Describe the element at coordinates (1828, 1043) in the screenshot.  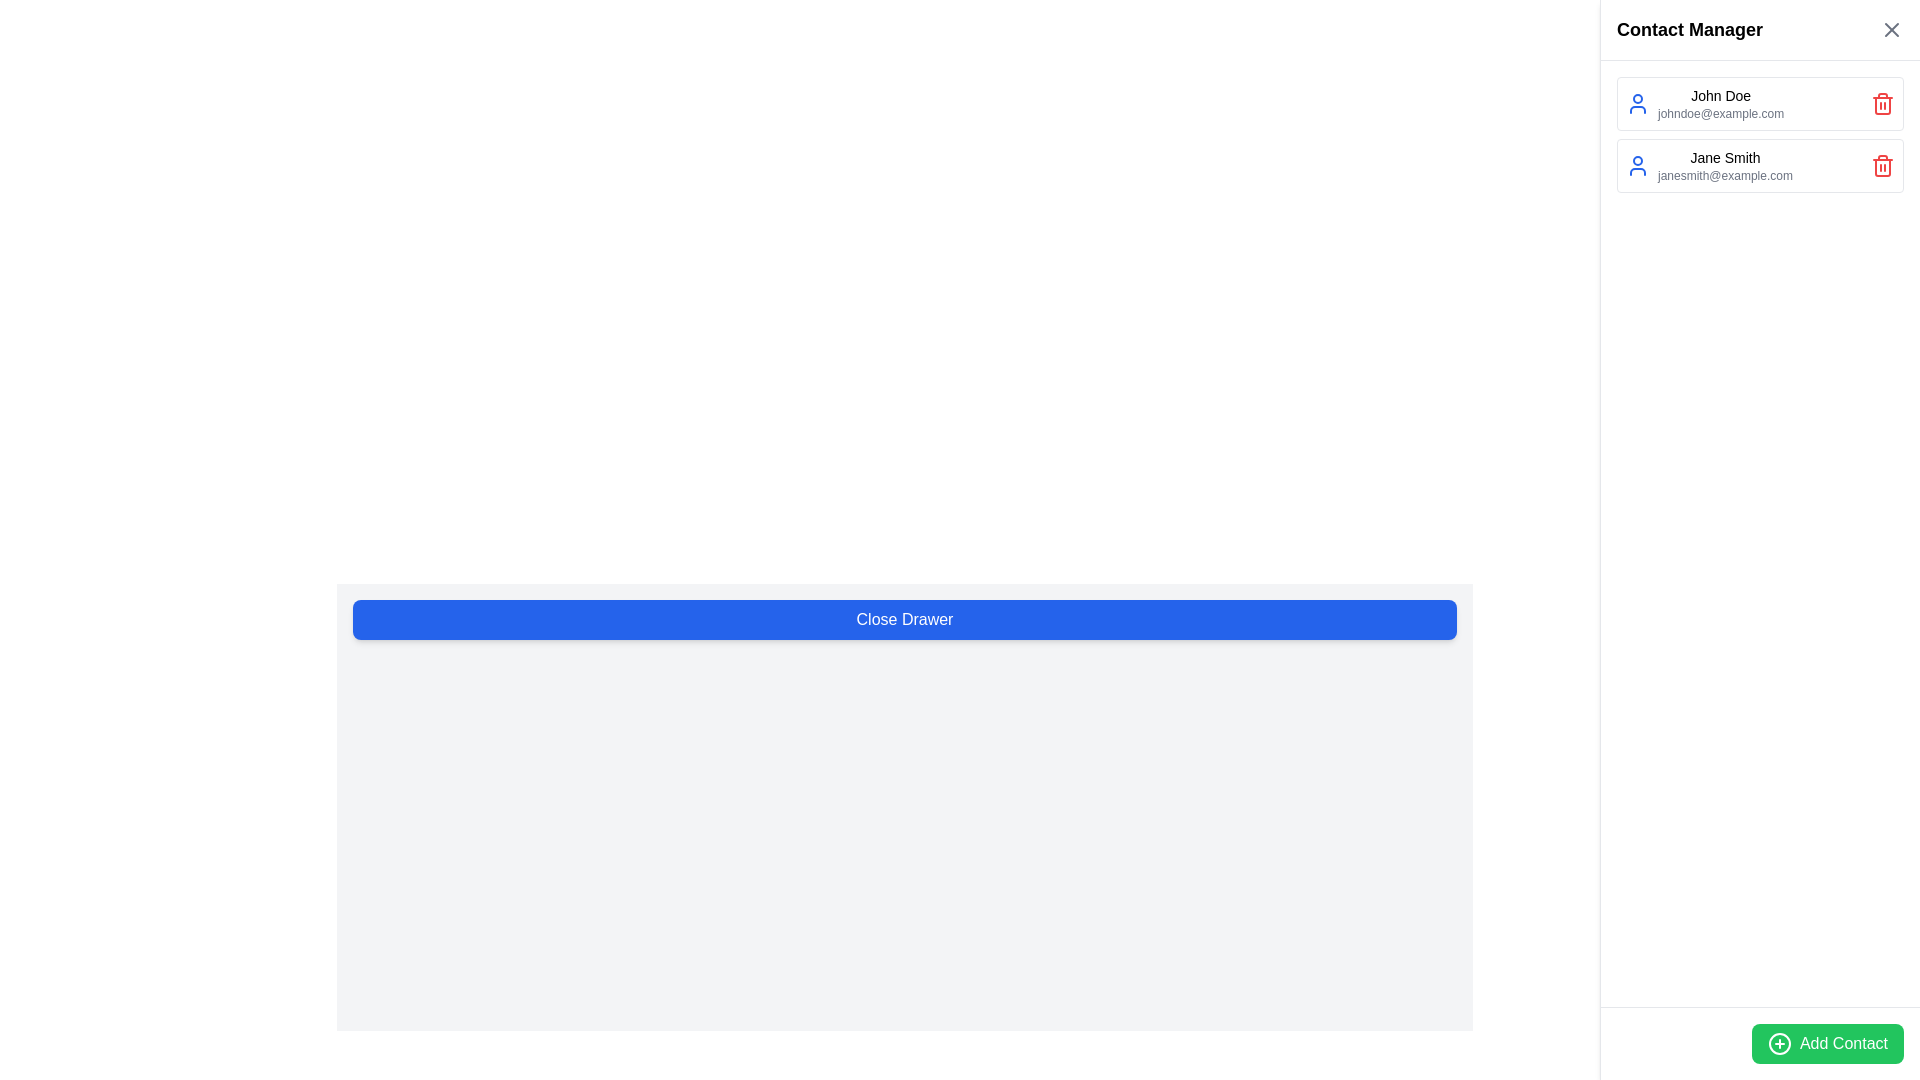
I see `the green button labeled 'Add Contact' with a '+' icon` at that location.